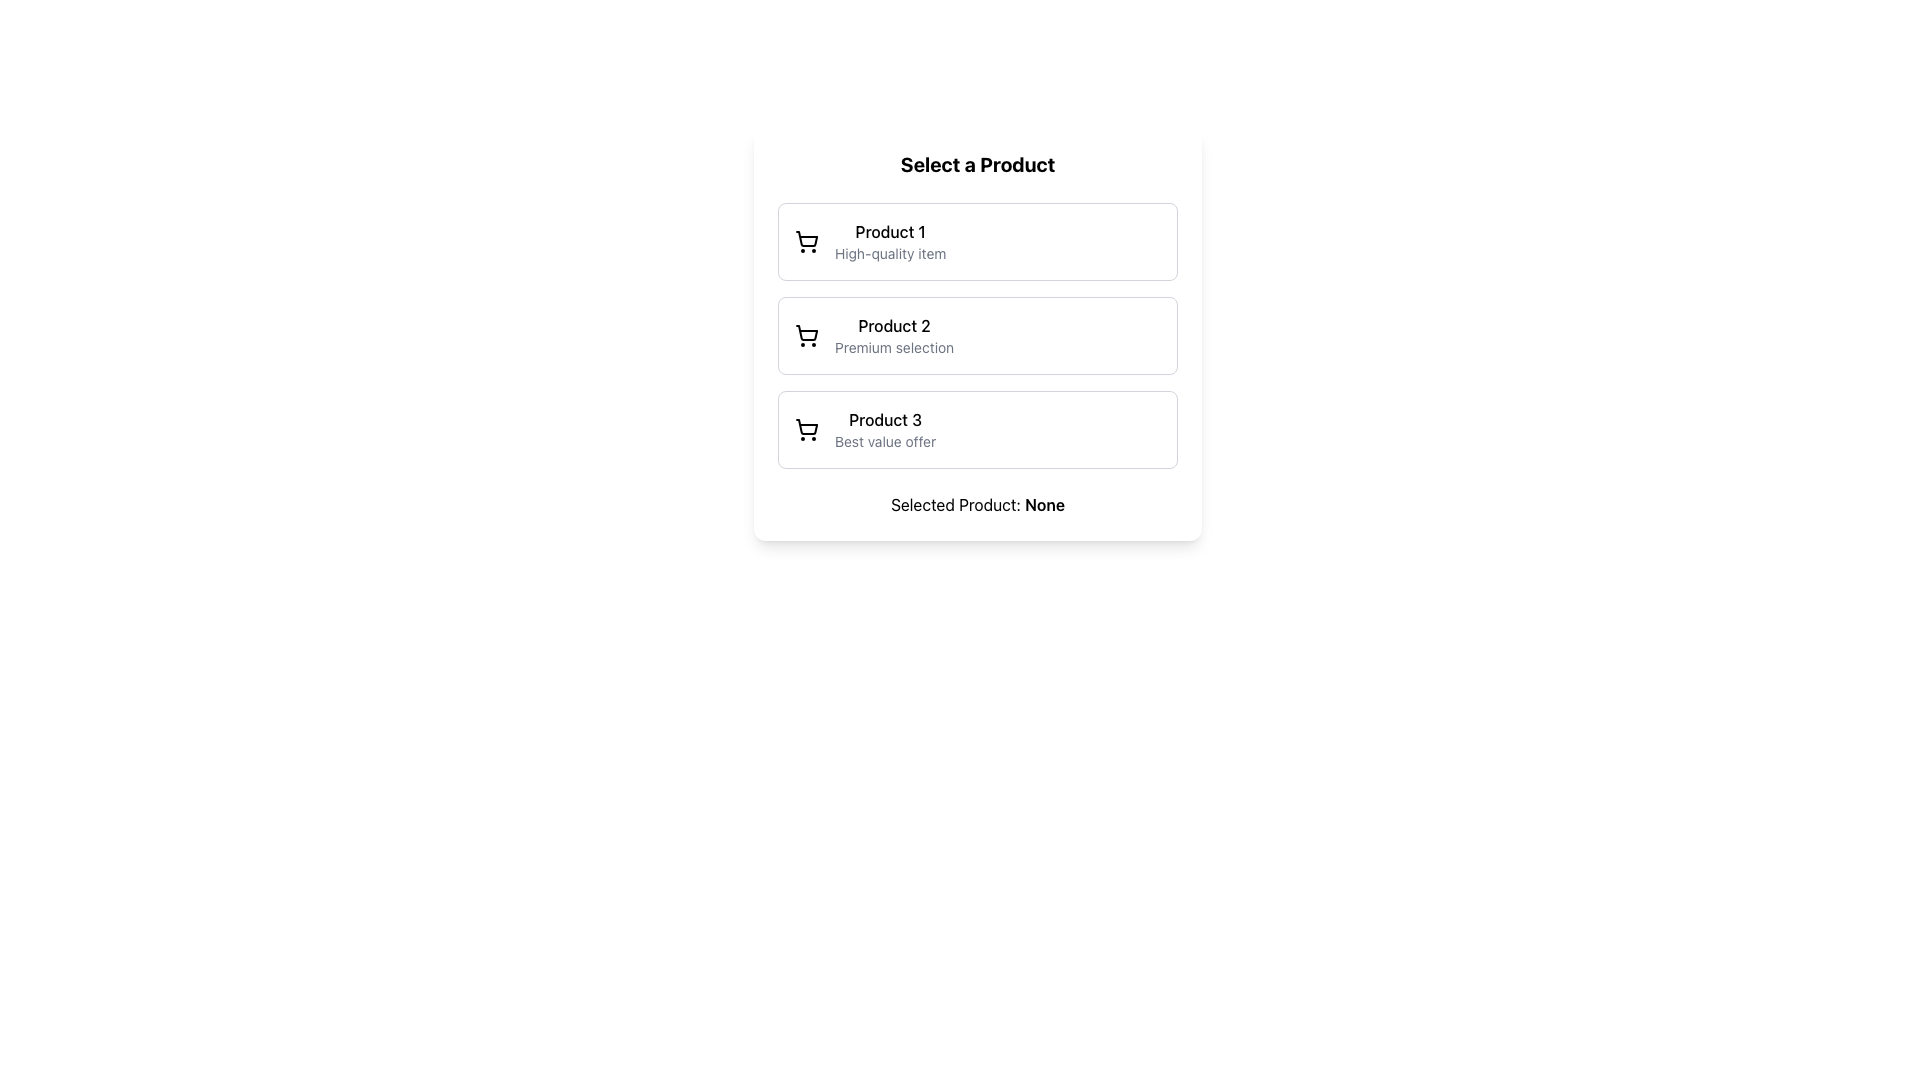  Describe the element at coordinates (806, 334) in the screenshot. I see `the shopping cart icon located to the left of the text 'Product 2' in the product options list` at that location.